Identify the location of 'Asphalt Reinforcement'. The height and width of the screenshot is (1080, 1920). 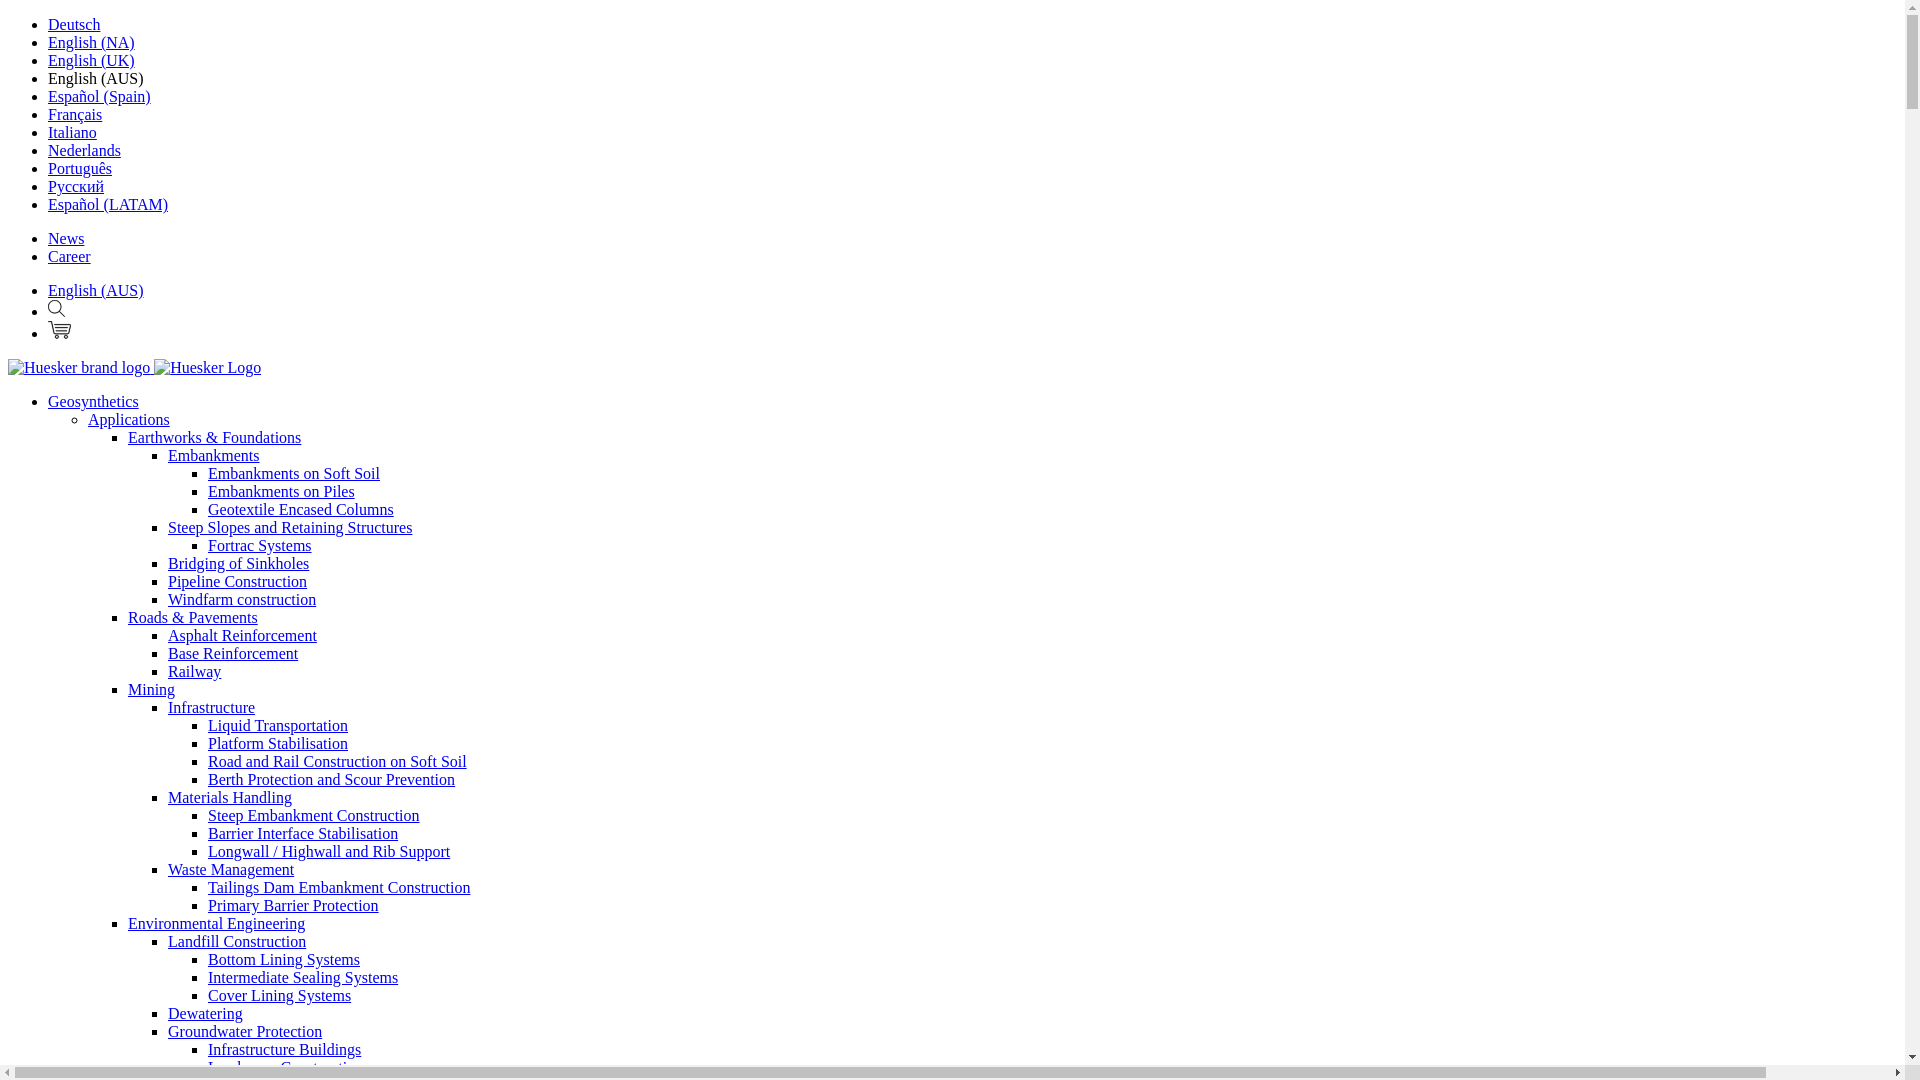
(241, 635).